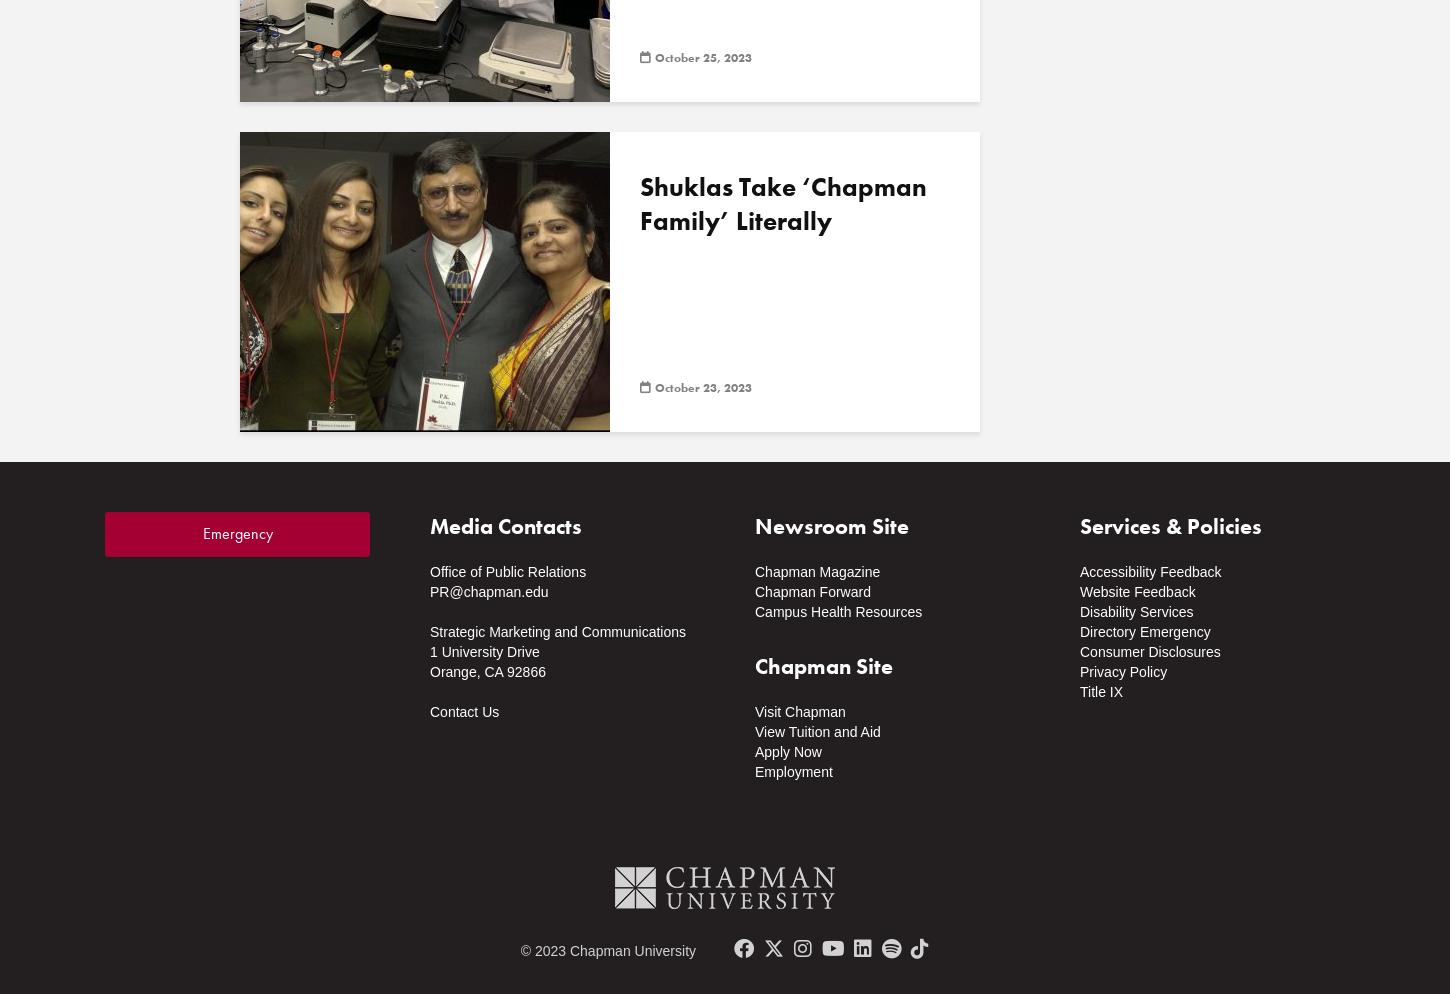 The width and height of the screenshot is (1450, 994). Describe the element at coordinates (1079, 592) in the screenshot. I see `'Website Feedback'` at that location.